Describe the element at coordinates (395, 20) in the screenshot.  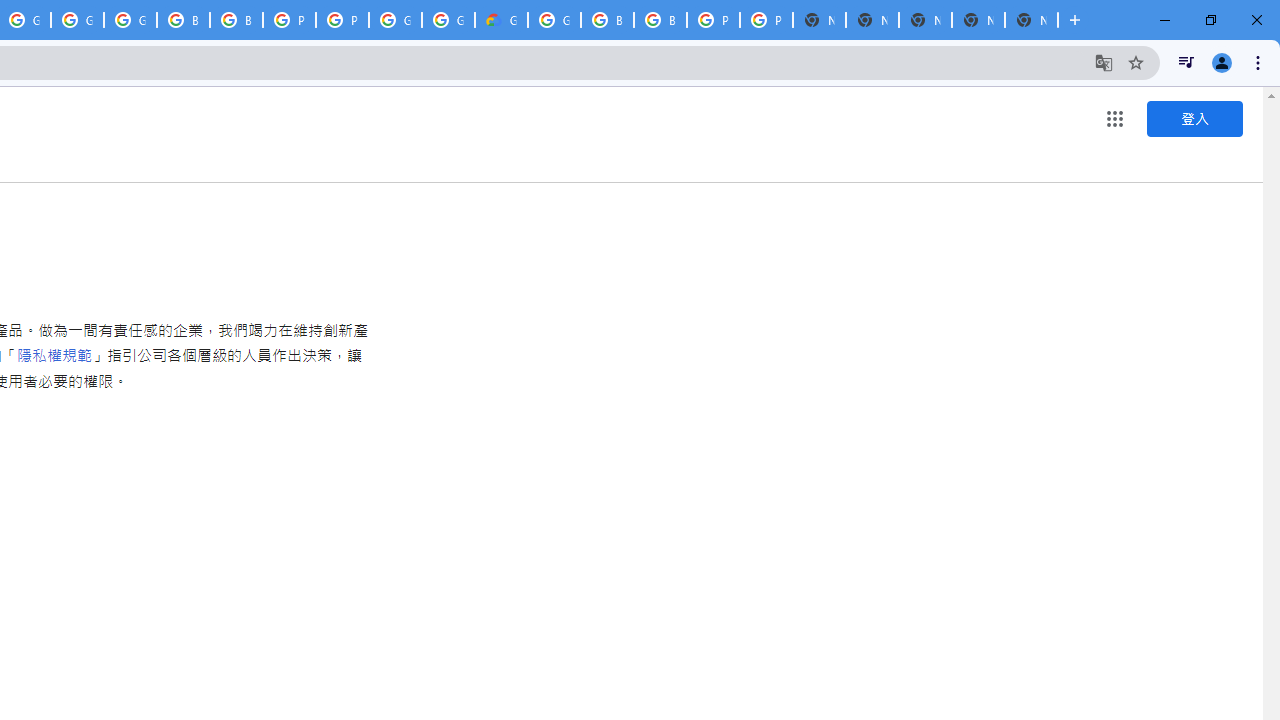
I see `'Google Cloud Platform'` at that location.